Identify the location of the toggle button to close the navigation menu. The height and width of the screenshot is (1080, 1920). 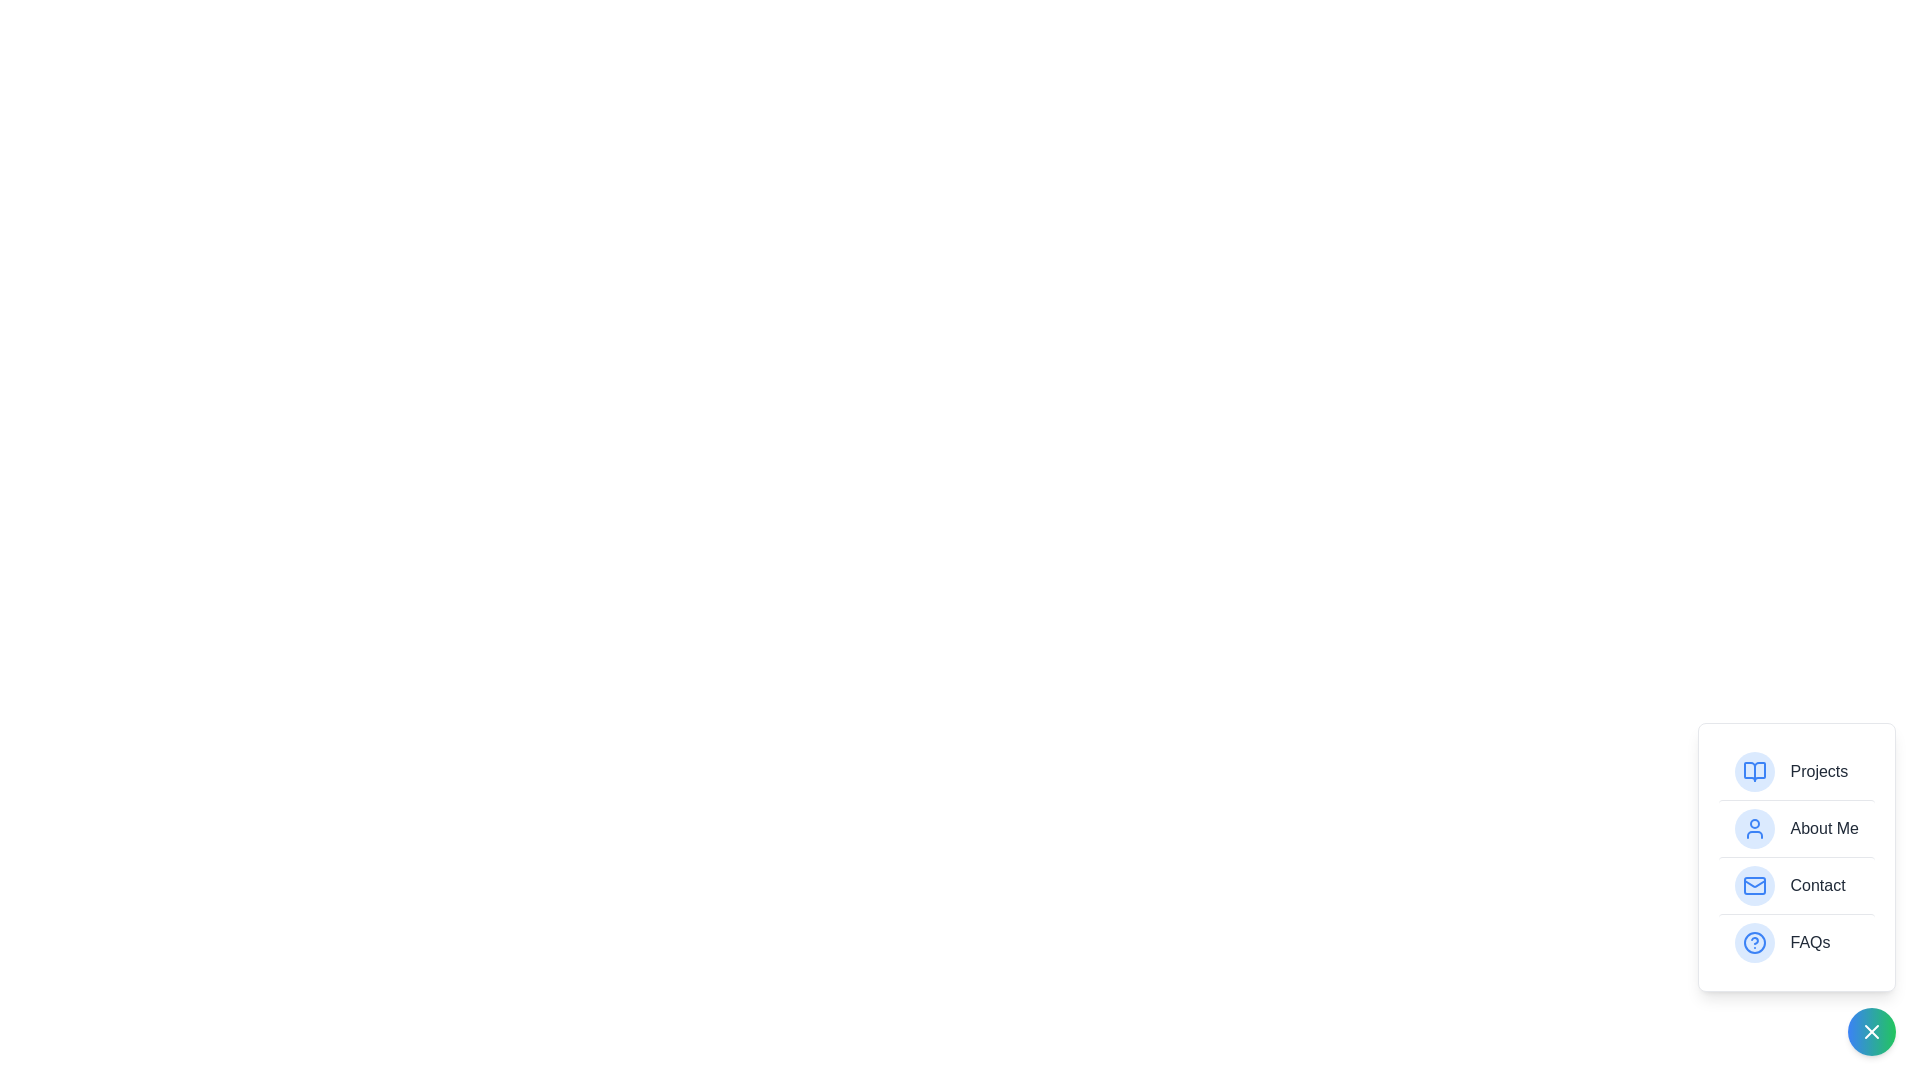
(1871, 1032).